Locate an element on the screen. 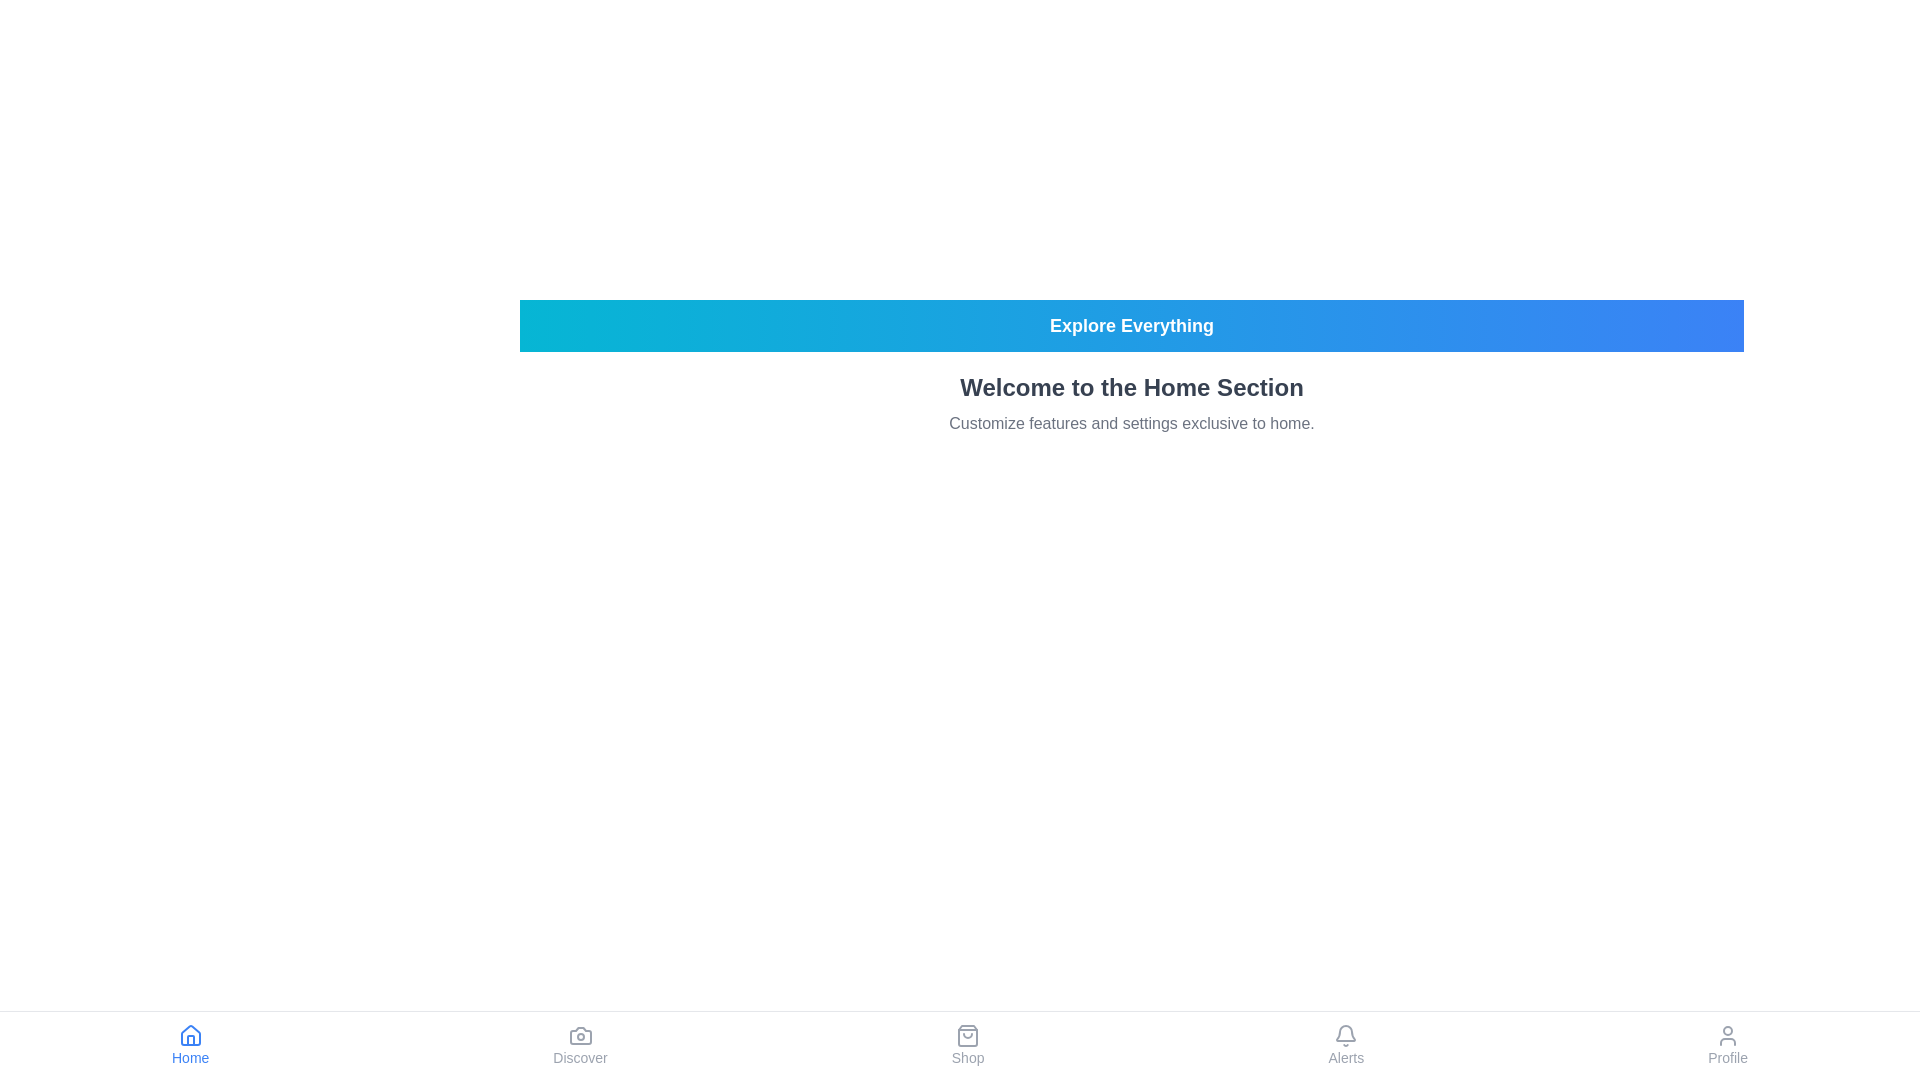 This screenshot has width=1920, height=1080. the Profile tab in the footer is located at coordinates (1727, 1044).